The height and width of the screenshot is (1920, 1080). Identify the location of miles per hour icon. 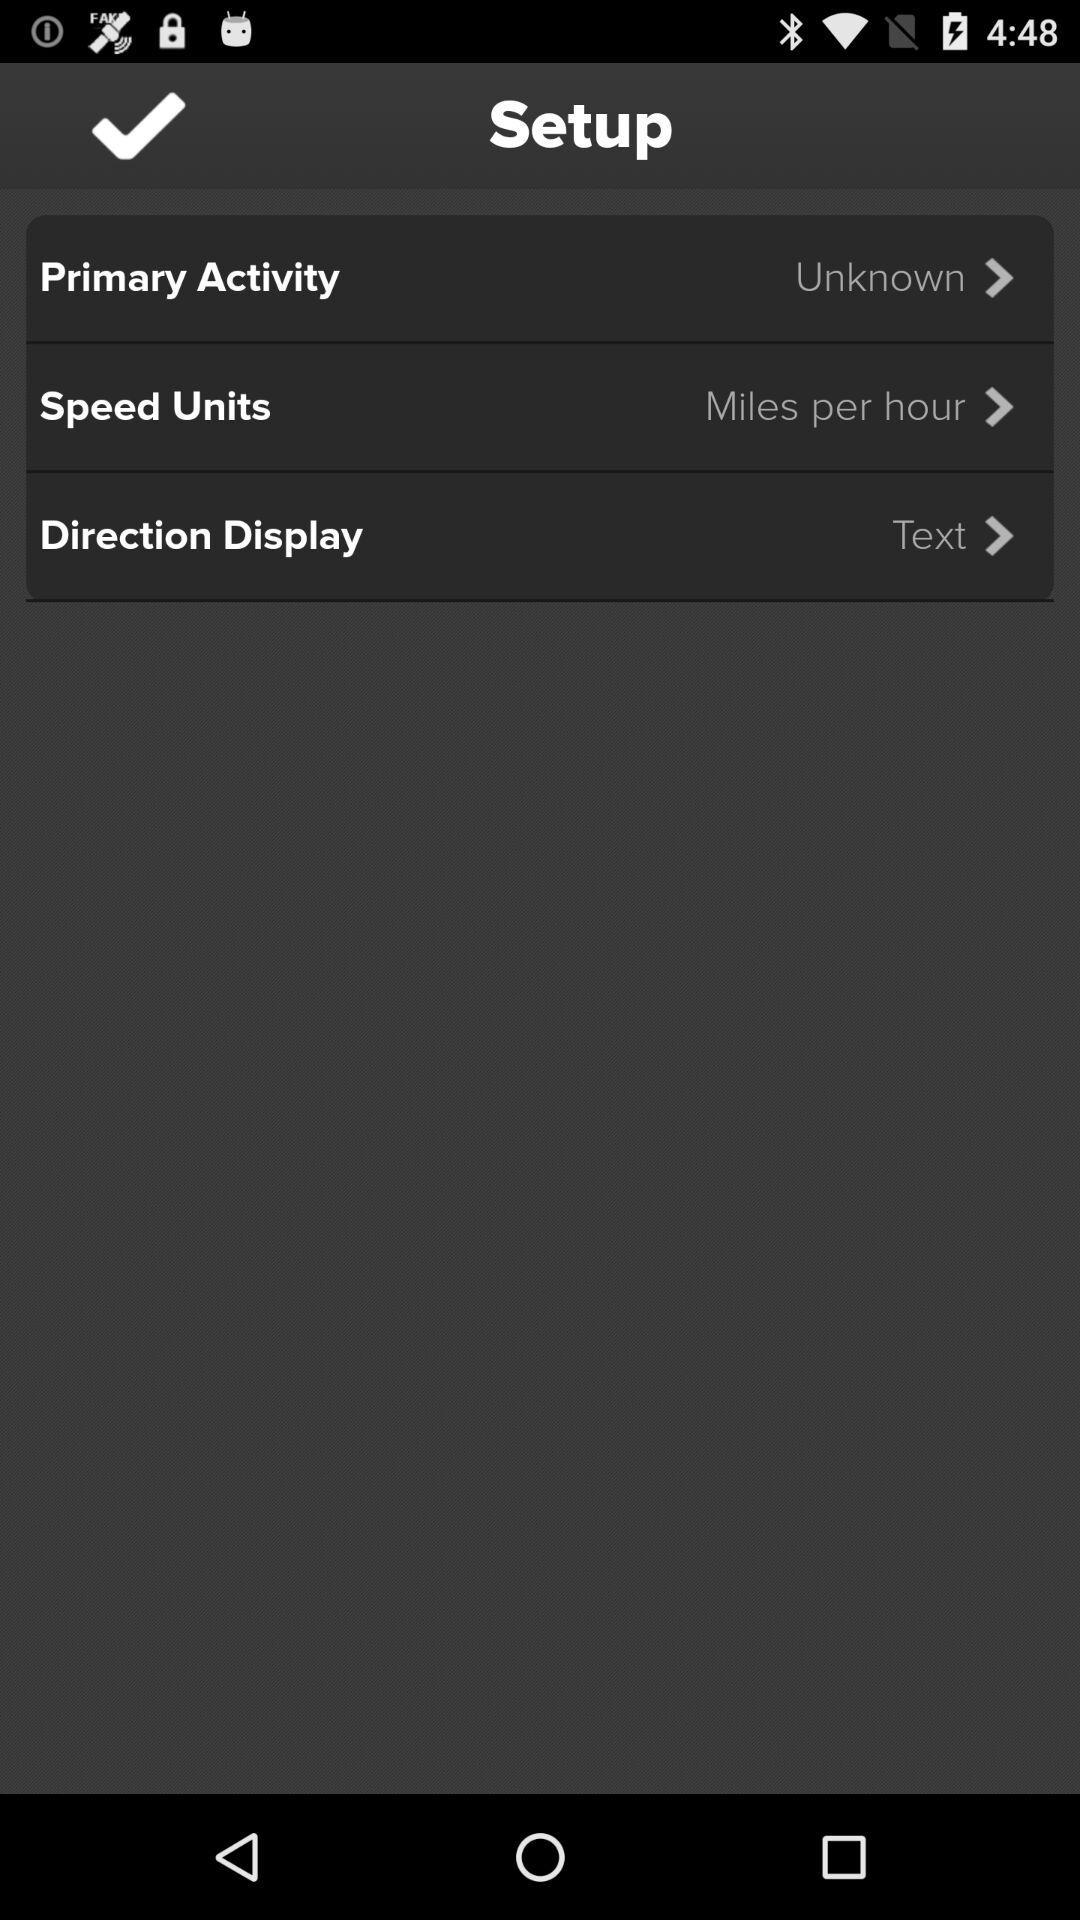
(871, 406).